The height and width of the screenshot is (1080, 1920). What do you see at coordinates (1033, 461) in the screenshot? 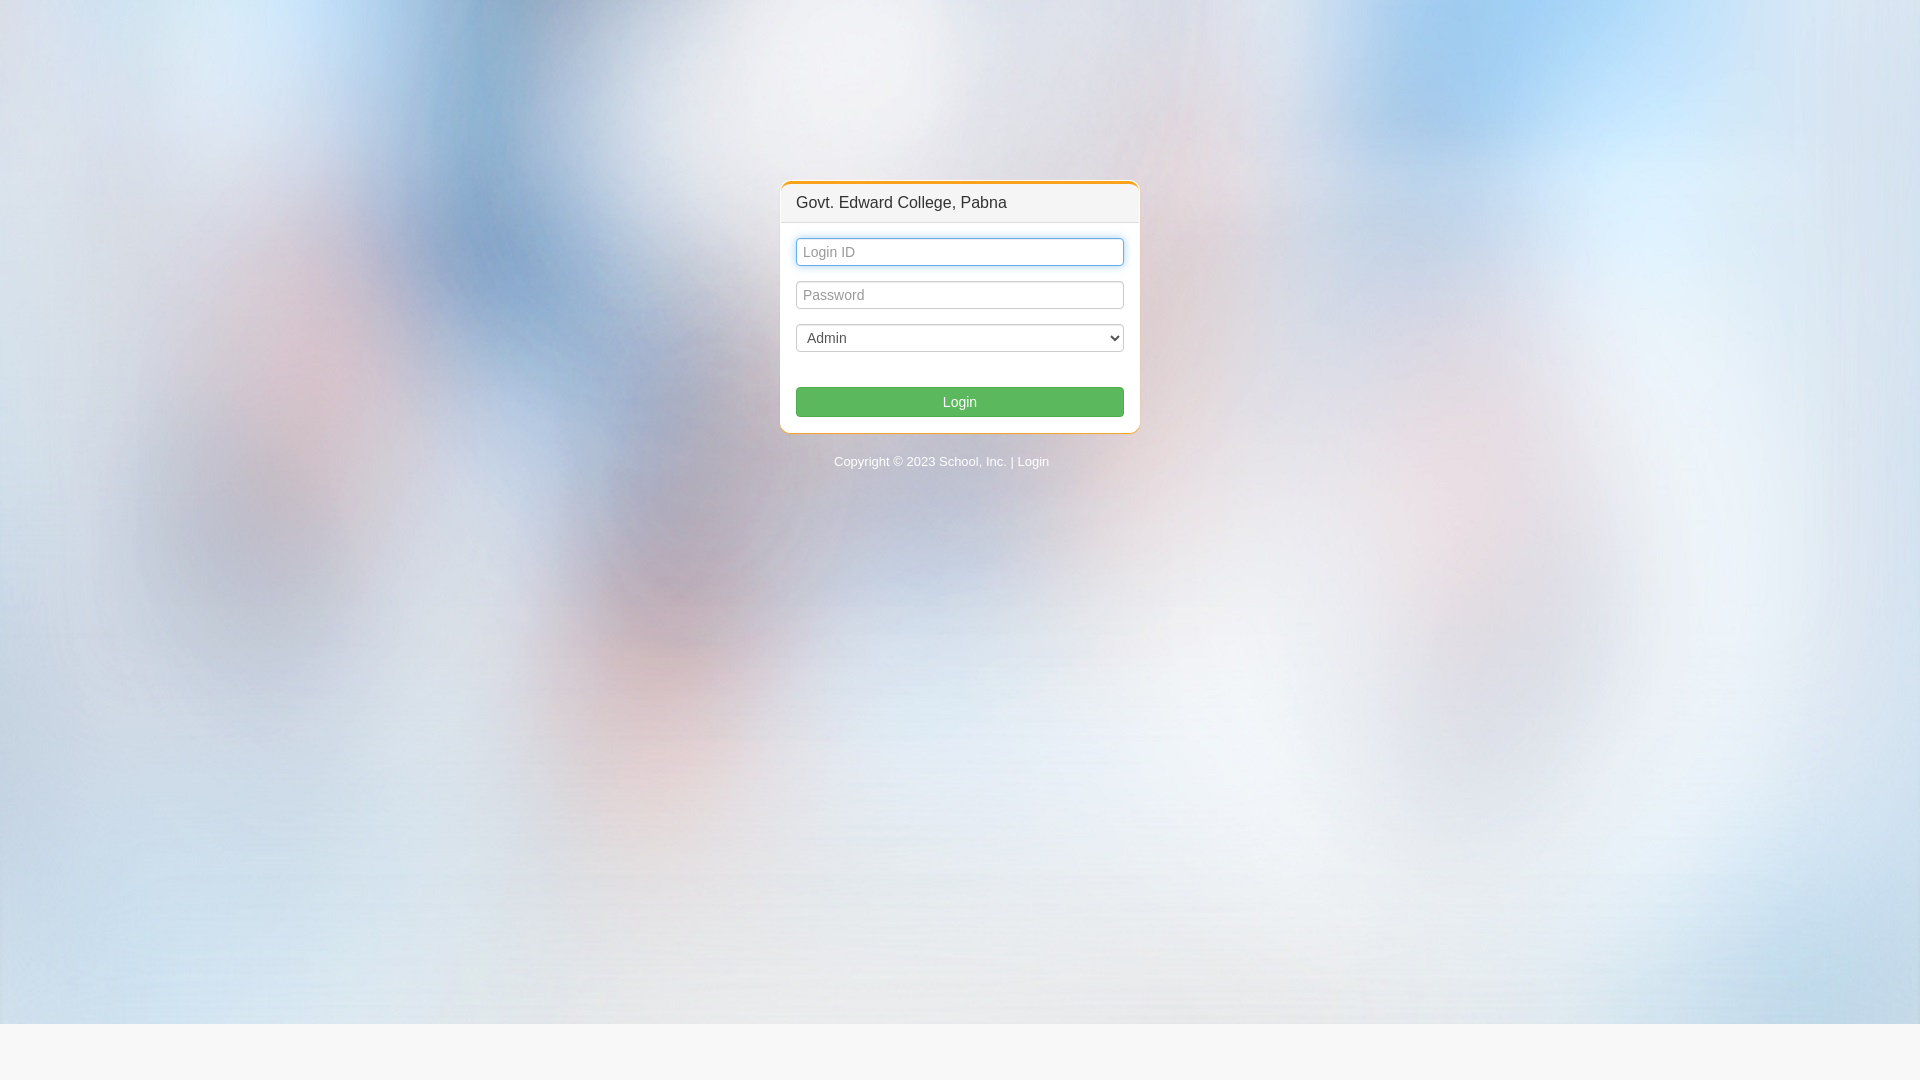
I see `'Login'` at bounding box center [1033, 461].